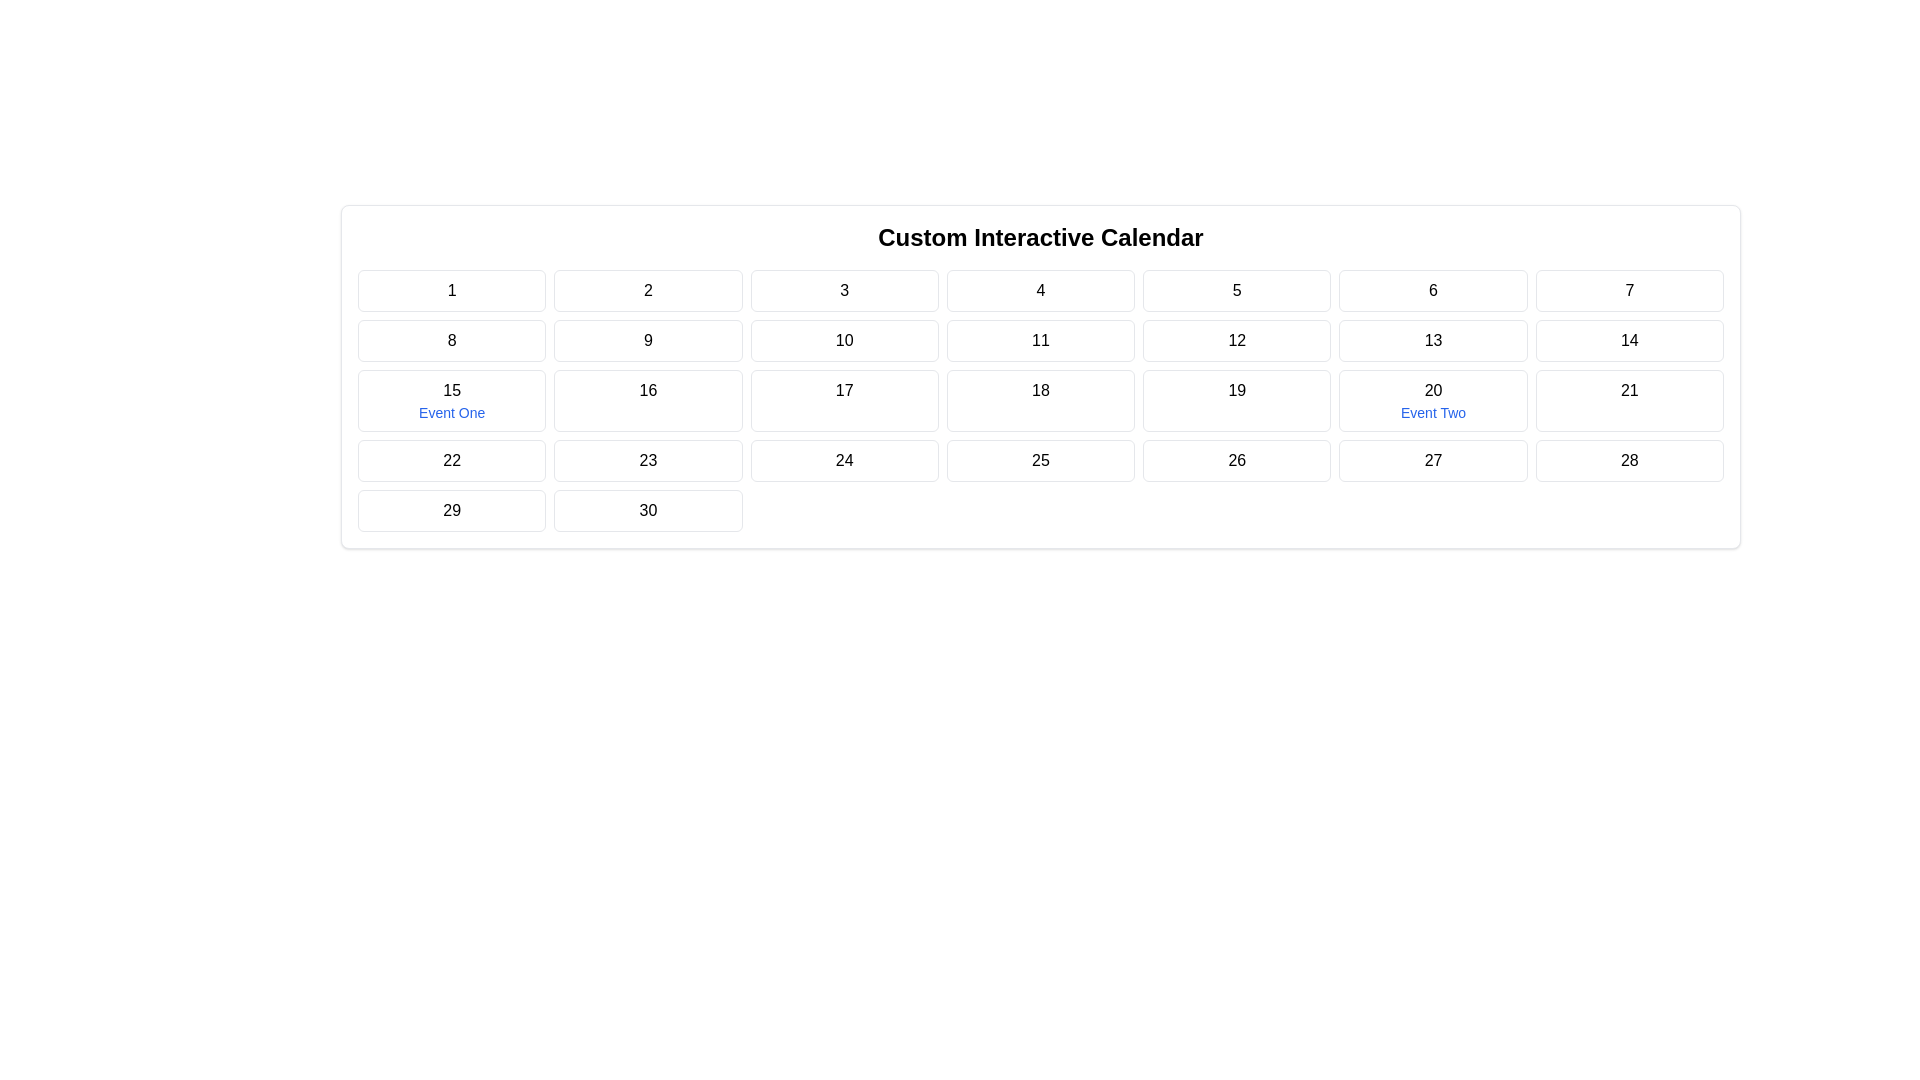 This screenshot has width=1920, height=1080. What do you see at coordinates (648, 509) in the screenshot?
I see `the calendar day button representing the 30th day in the interactive date selection feature` at bounding box center [648, 509].